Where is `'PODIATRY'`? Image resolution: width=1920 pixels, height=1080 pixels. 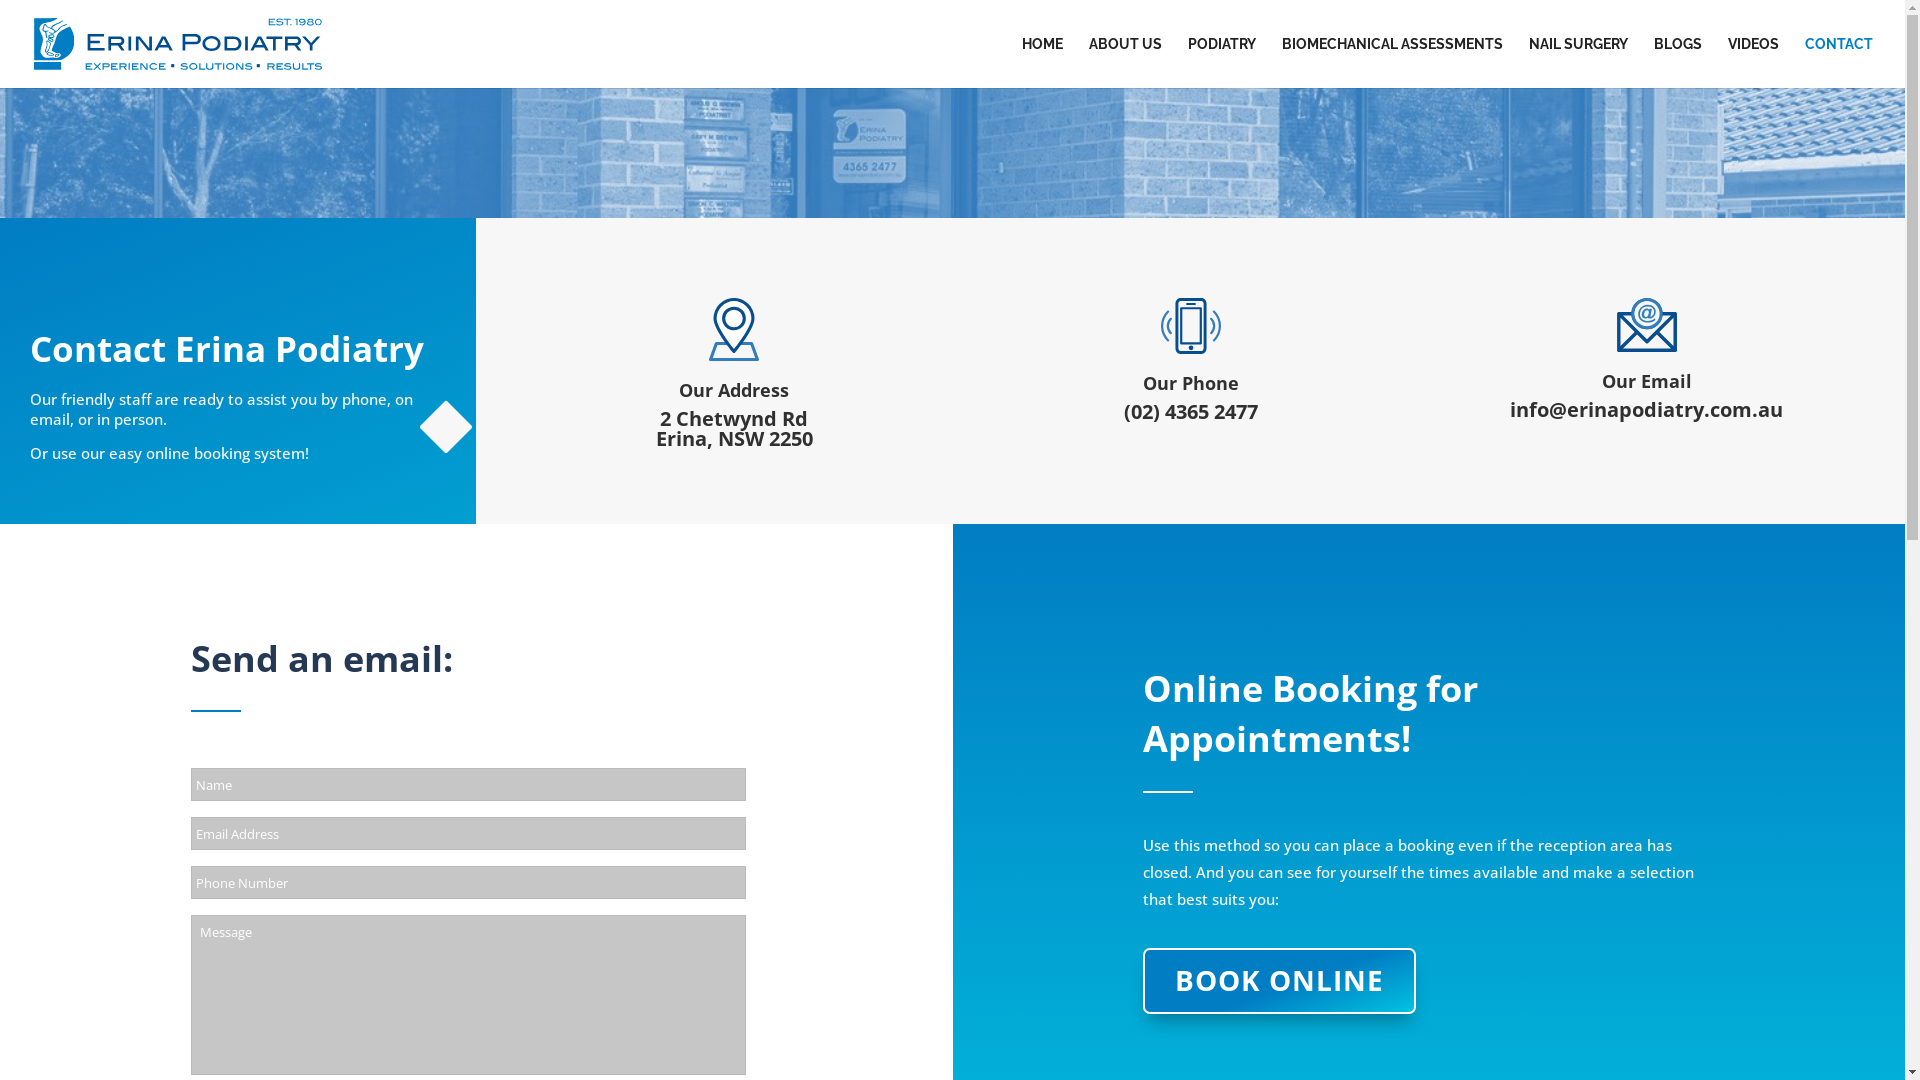 'PODIATRY' is located at coordinates (1221, 61).